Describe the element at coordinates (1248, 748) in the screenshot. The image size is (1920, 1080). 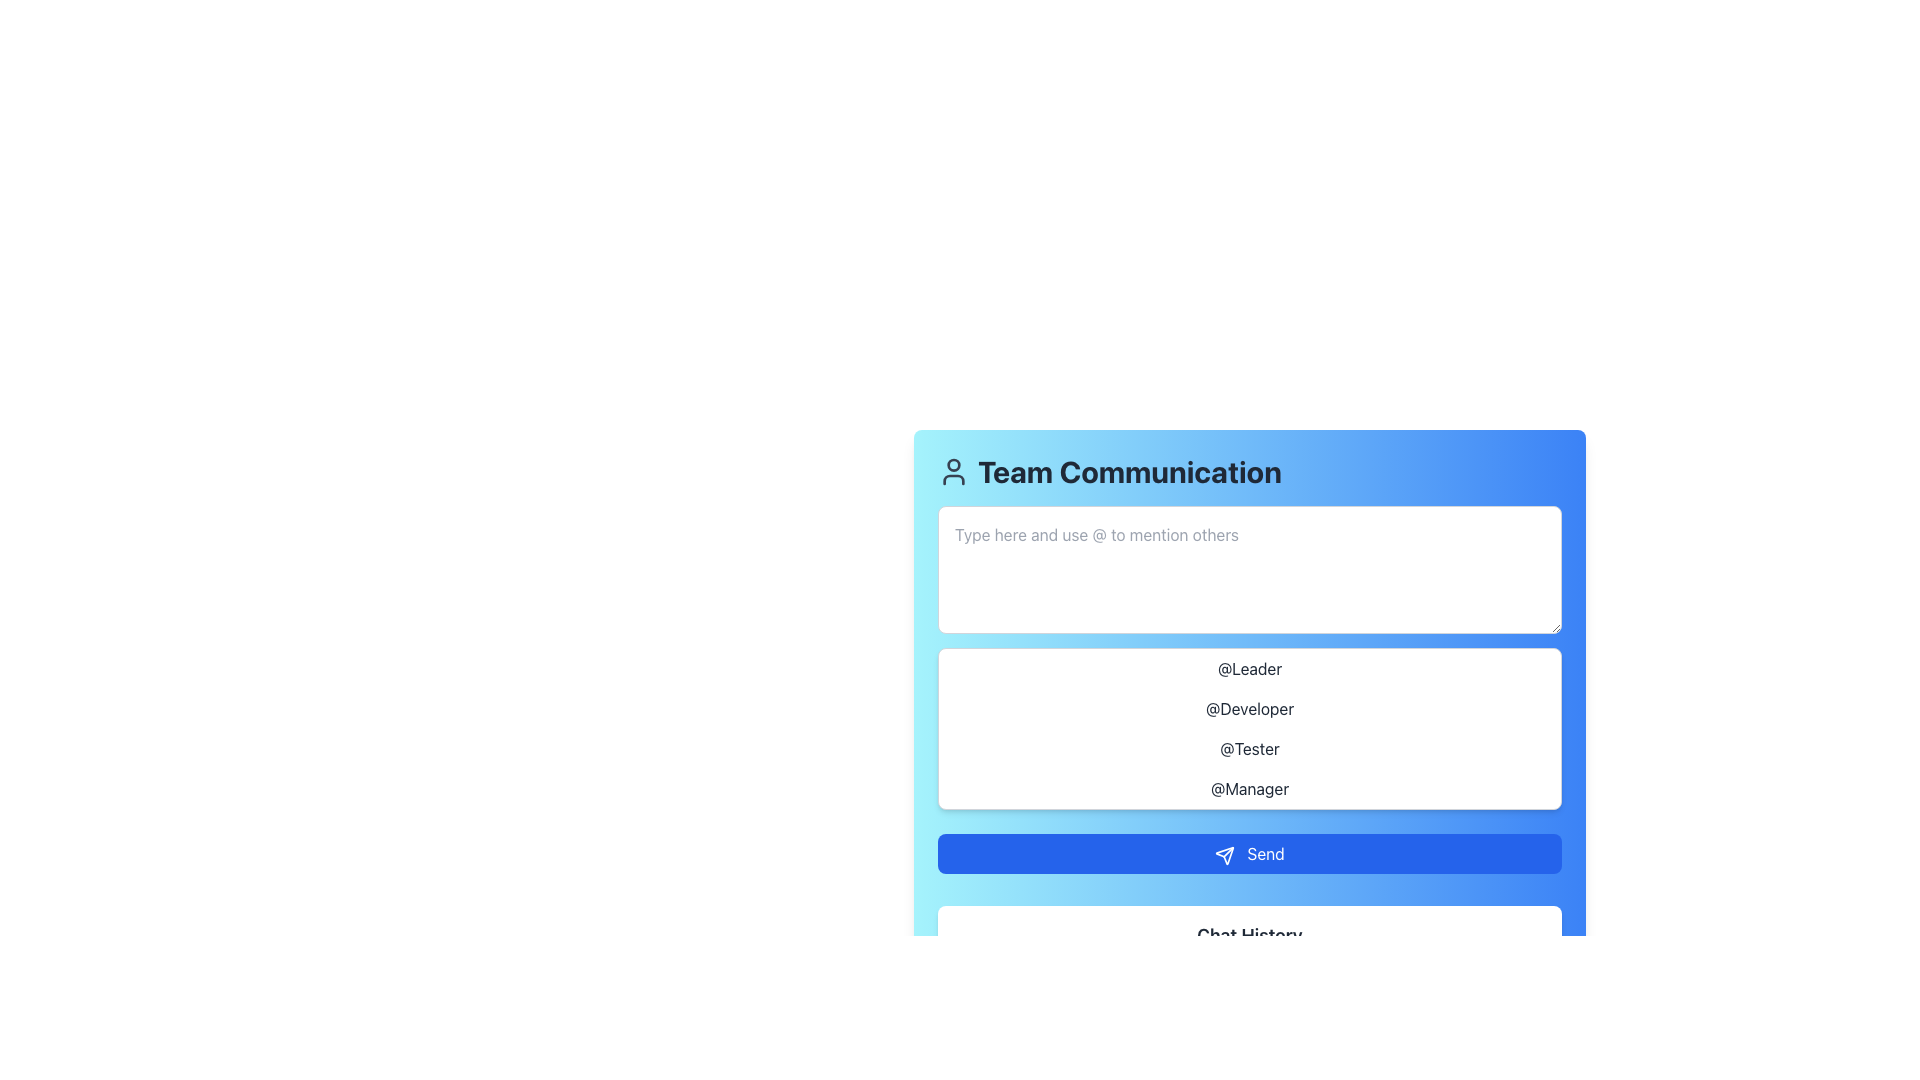
I see `the third selectable option text in the dropdown list that represents an individual identifier, specifically '@Tester'` at that location.